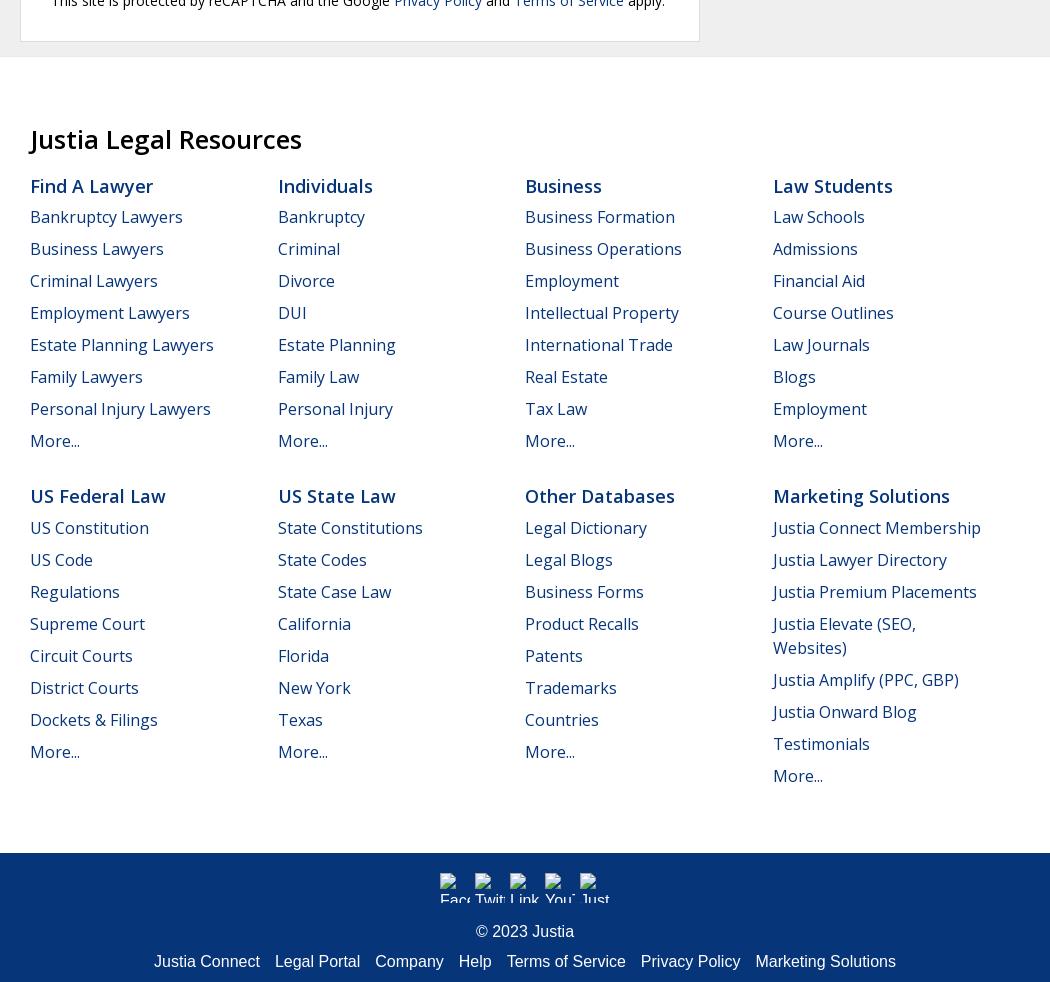 This screenshot has width=1050, height=982. What do you see at coordinates (84, 686) in the screenshot?
I see `'District Courts'` at bounding box center [84, 686].